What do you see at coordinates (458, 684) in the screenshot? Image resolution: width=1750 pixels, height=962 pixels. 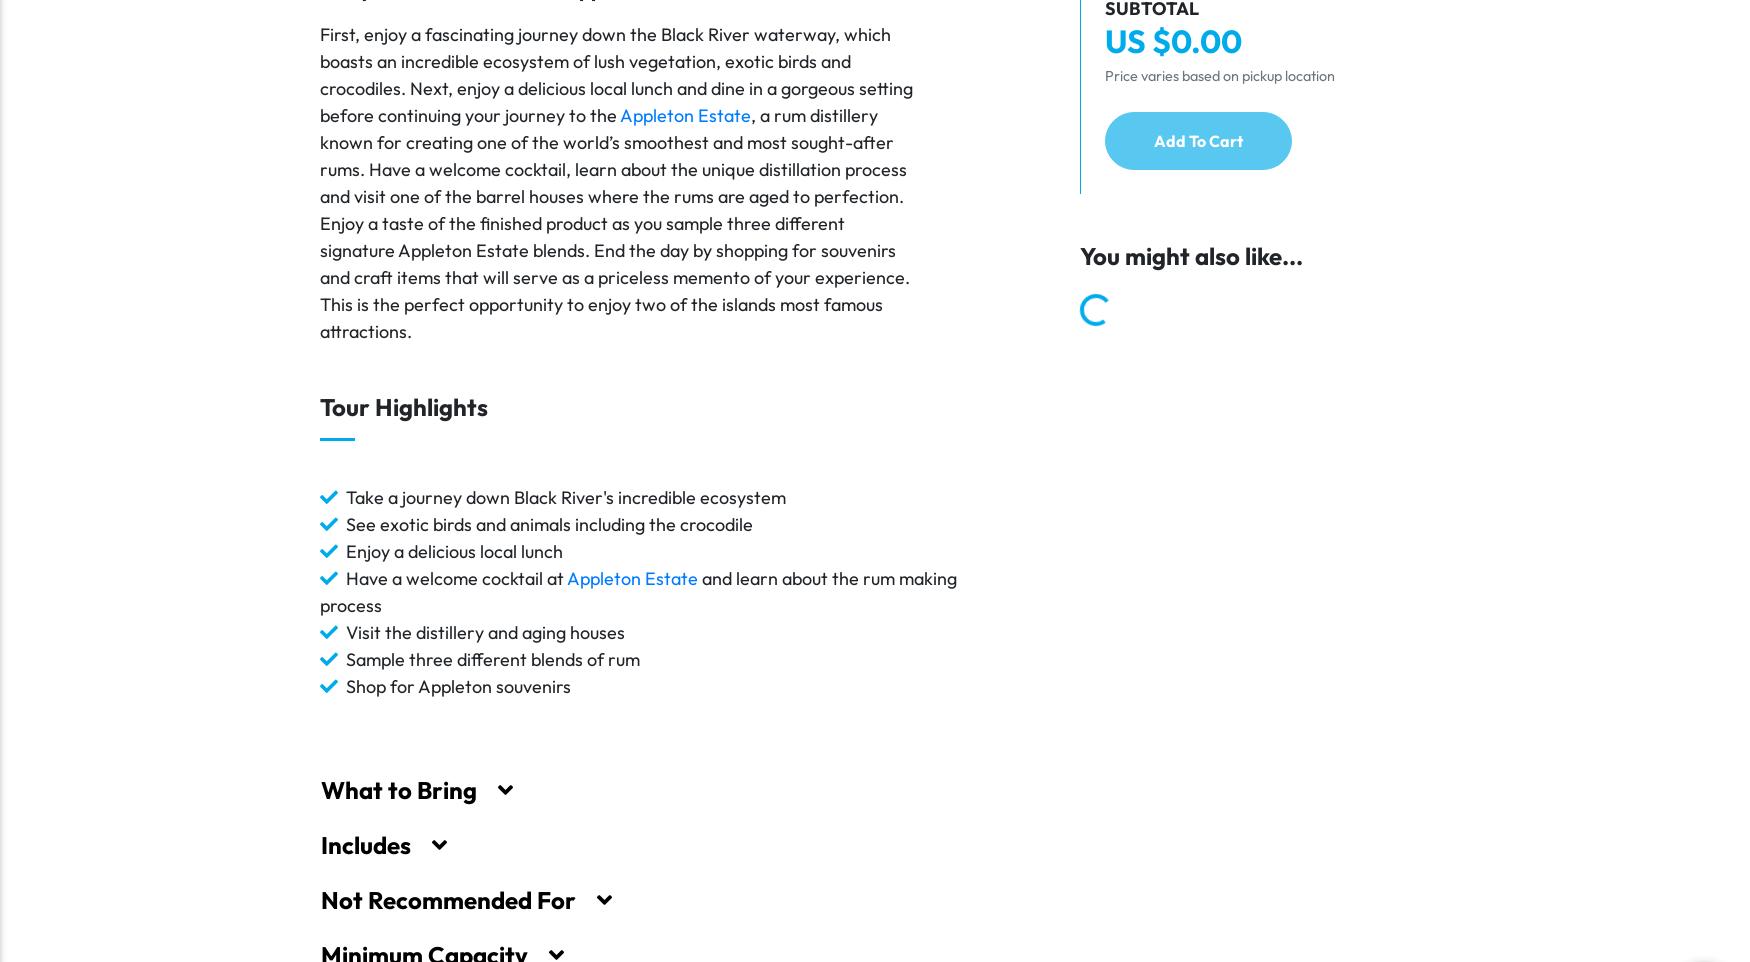 I see `'Shop for Appleton souvenirs'` at bounding box center [458, 684].